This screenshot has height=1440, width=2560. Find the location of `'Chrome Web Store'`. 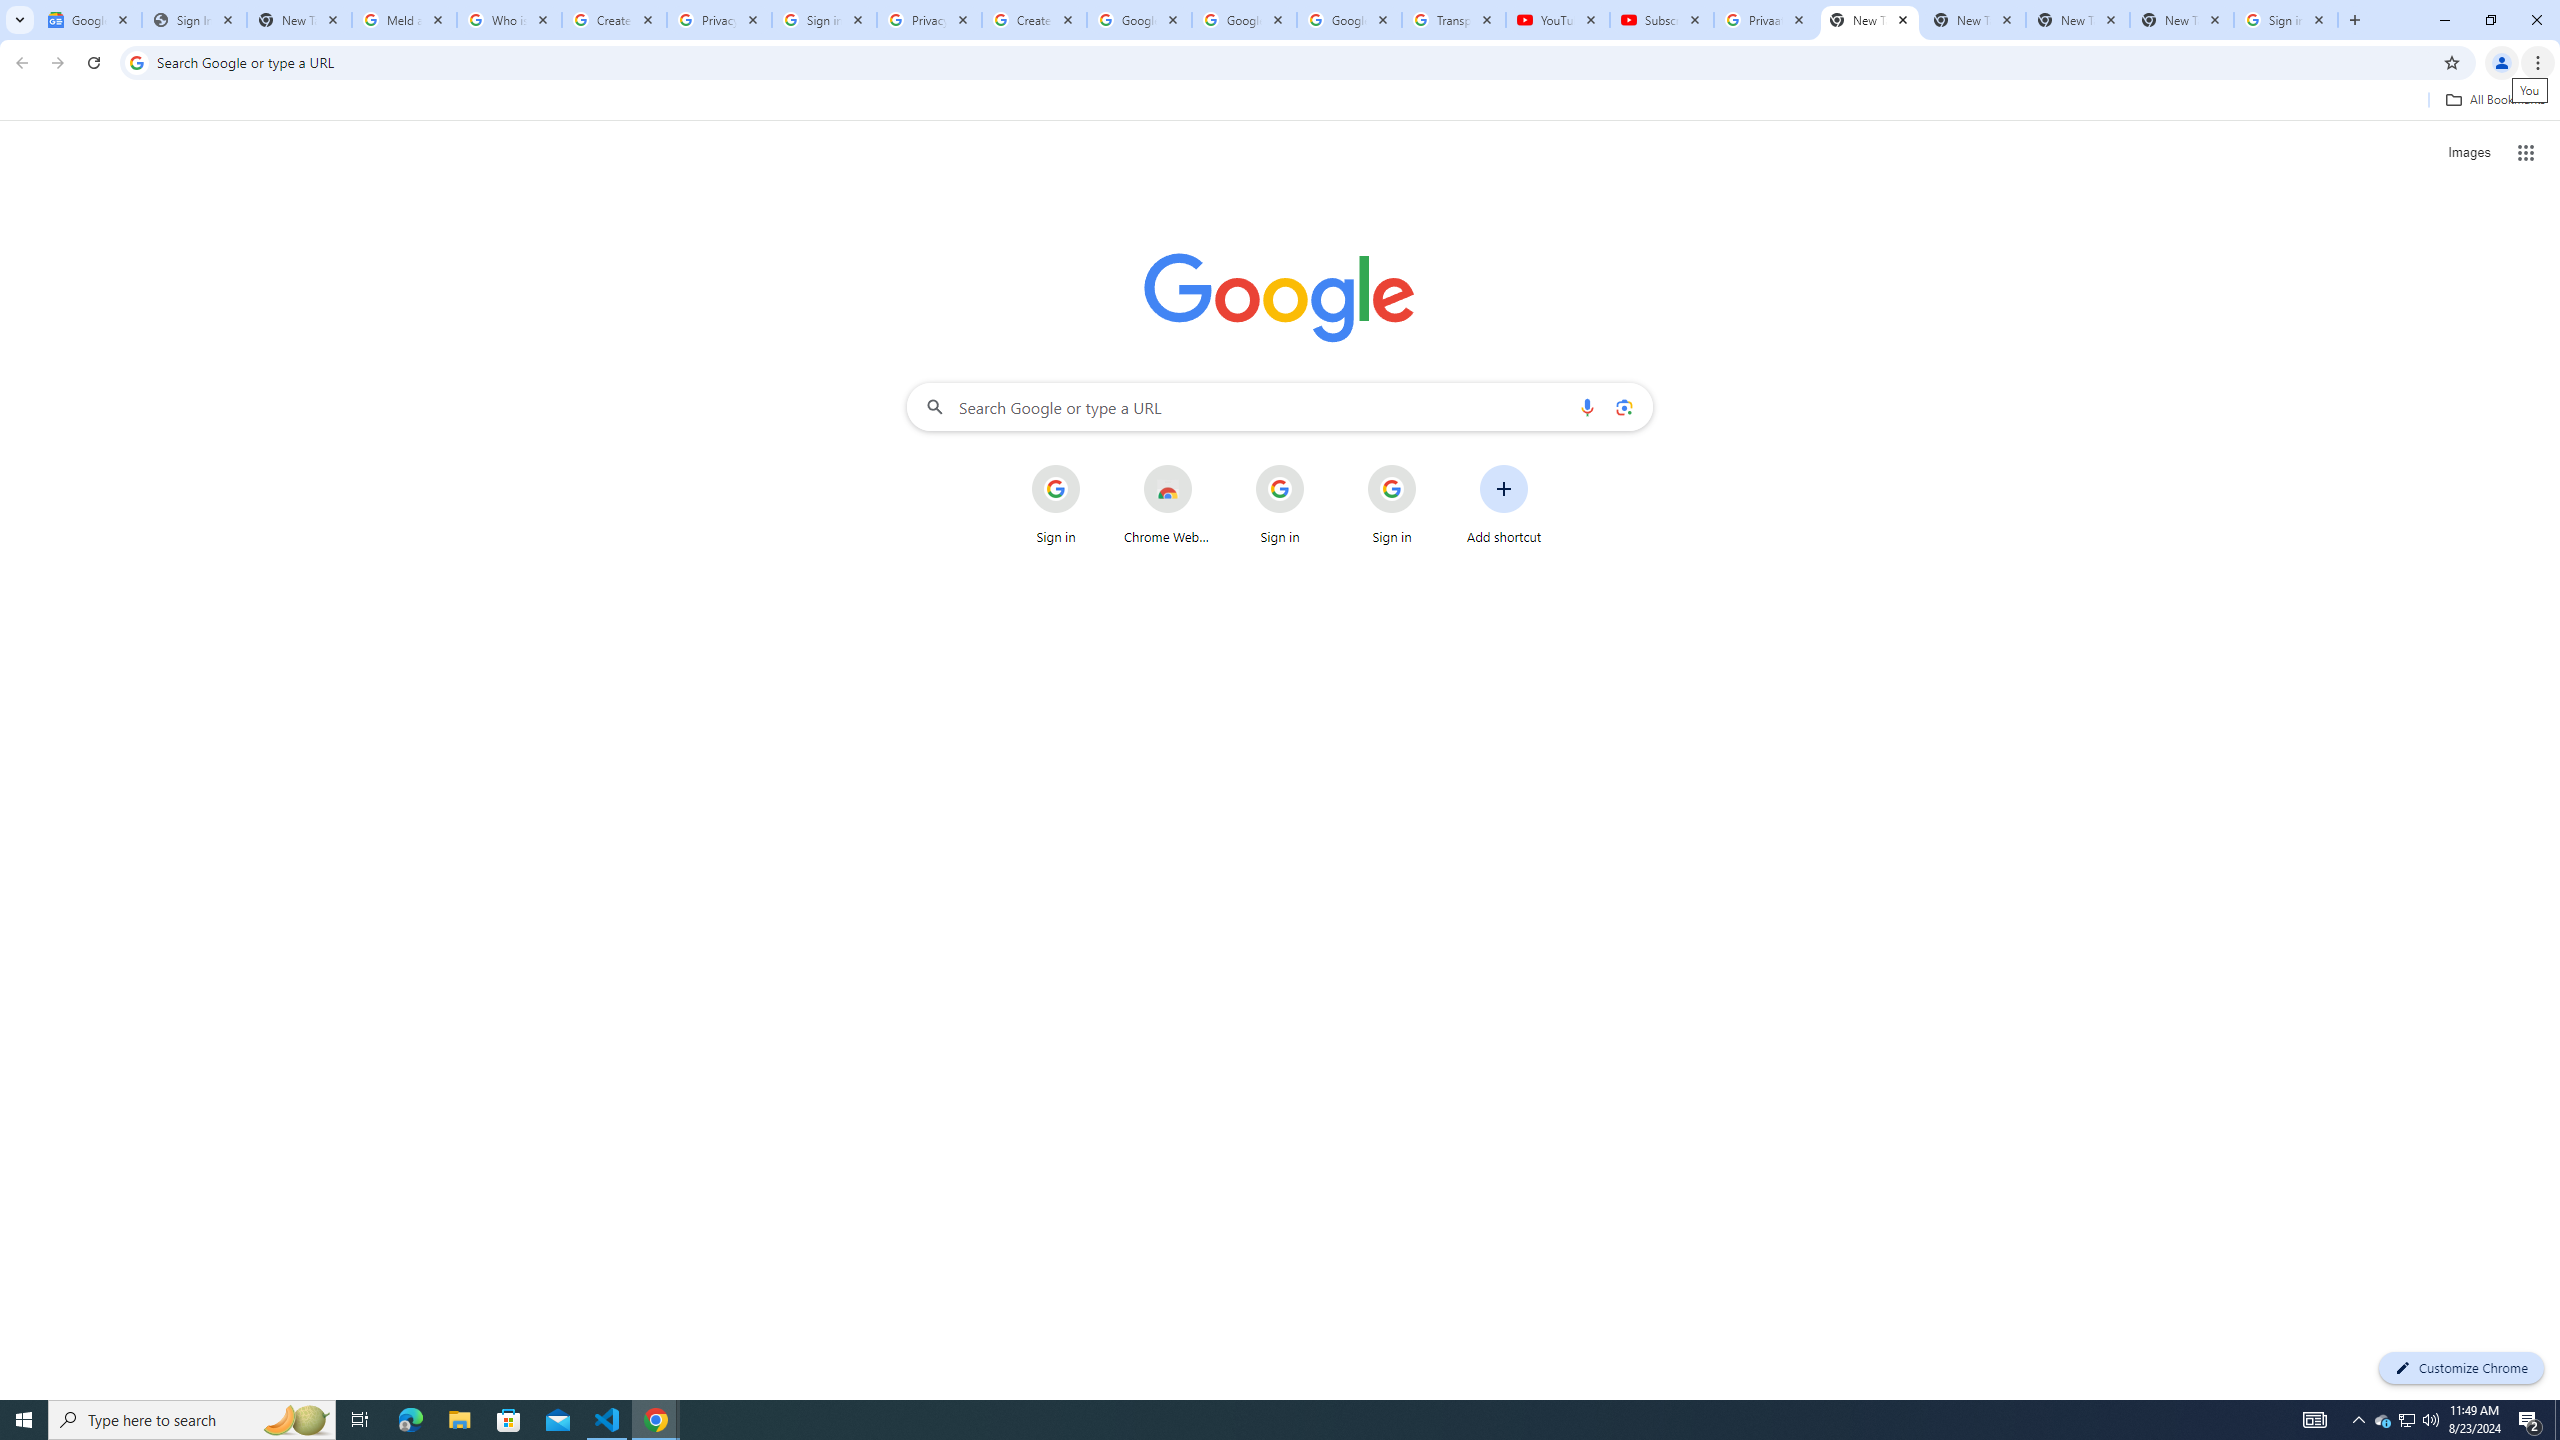

'Chrome Web Store' is located at coordinates (1166, 505).